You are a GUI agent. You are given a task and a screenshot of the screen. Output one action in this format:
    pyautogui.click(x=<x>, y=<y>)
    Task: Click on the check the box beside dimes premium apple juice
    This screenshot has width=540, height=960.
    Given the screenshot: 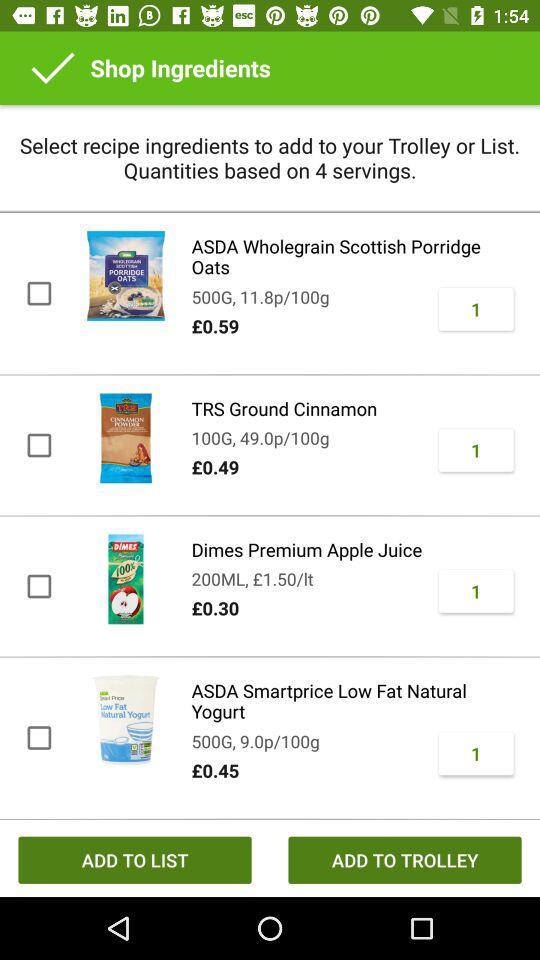 What is the action you would take?
    pyautogui.click(x=38, y=587)
    